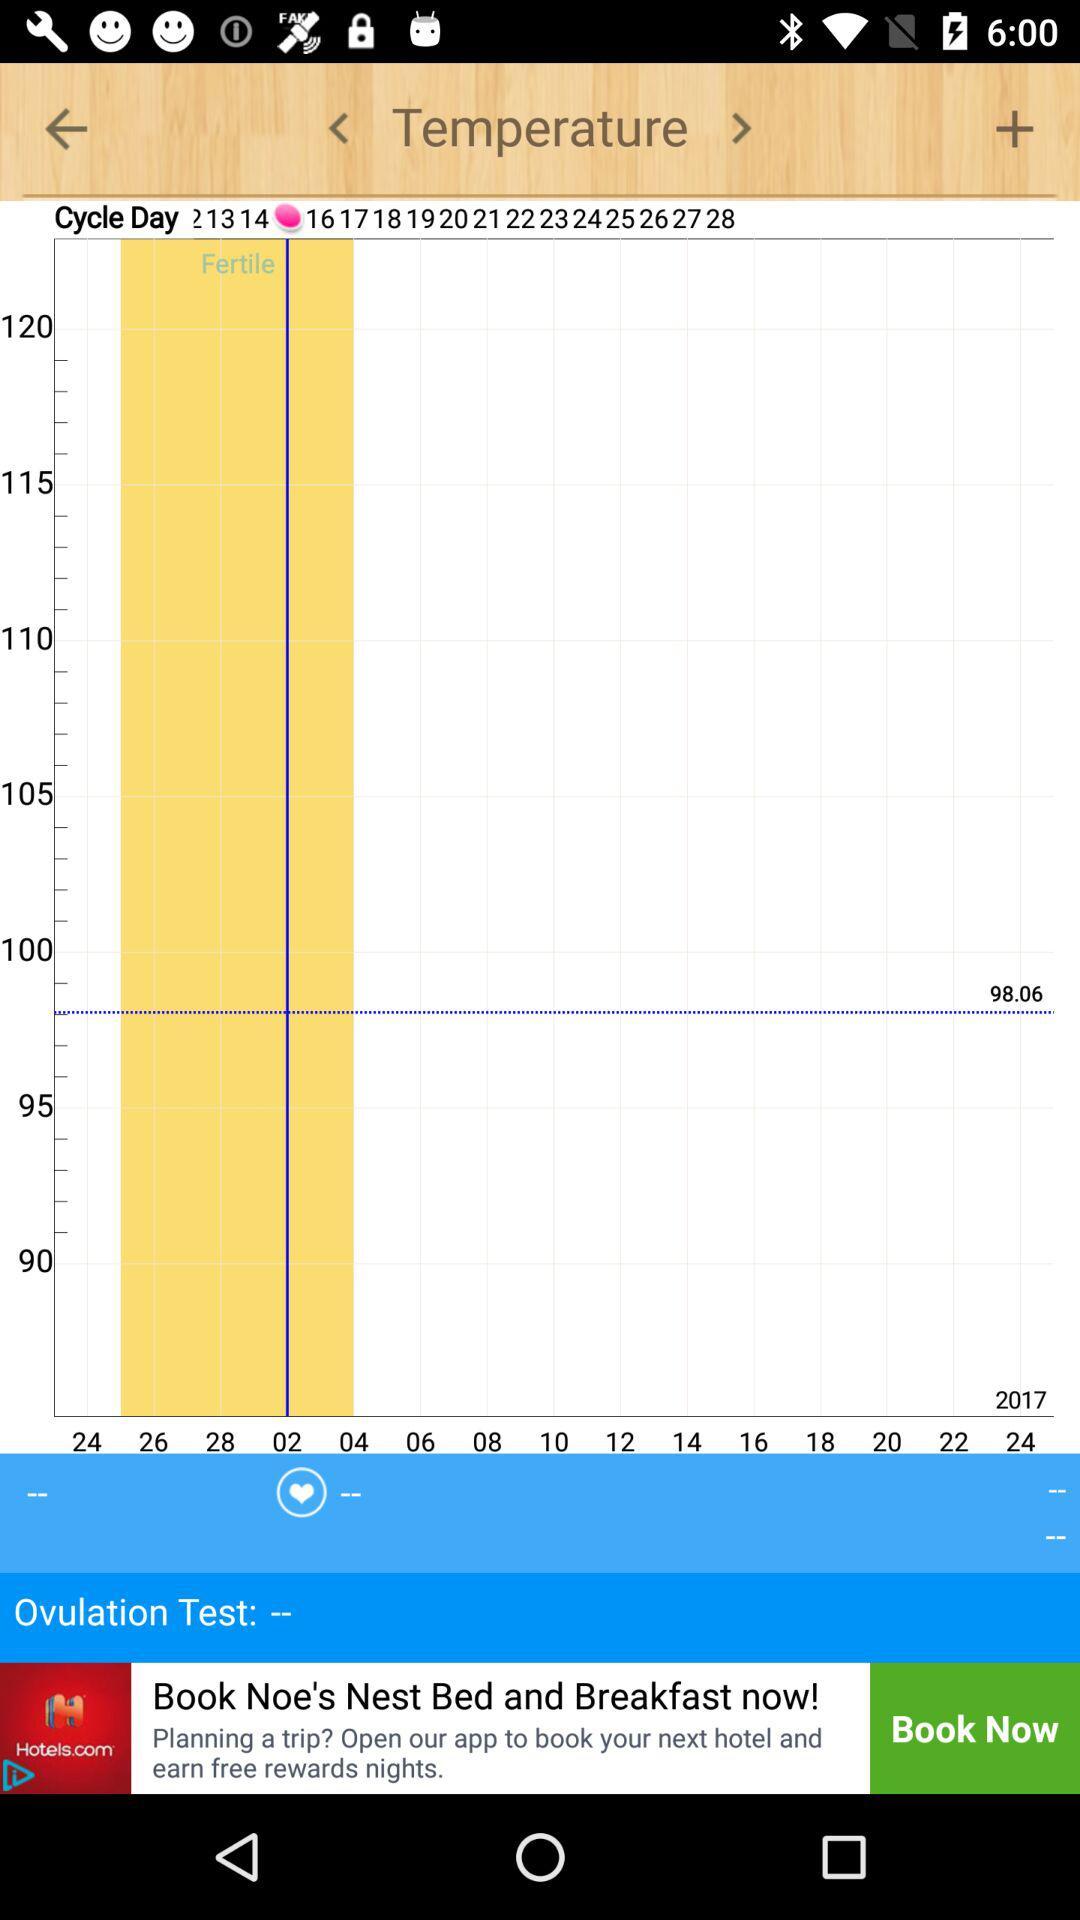  What do you see at coordinates (1014, 127) in the screenshot?
I see `the add icon` at bounding box center [1014, 127].